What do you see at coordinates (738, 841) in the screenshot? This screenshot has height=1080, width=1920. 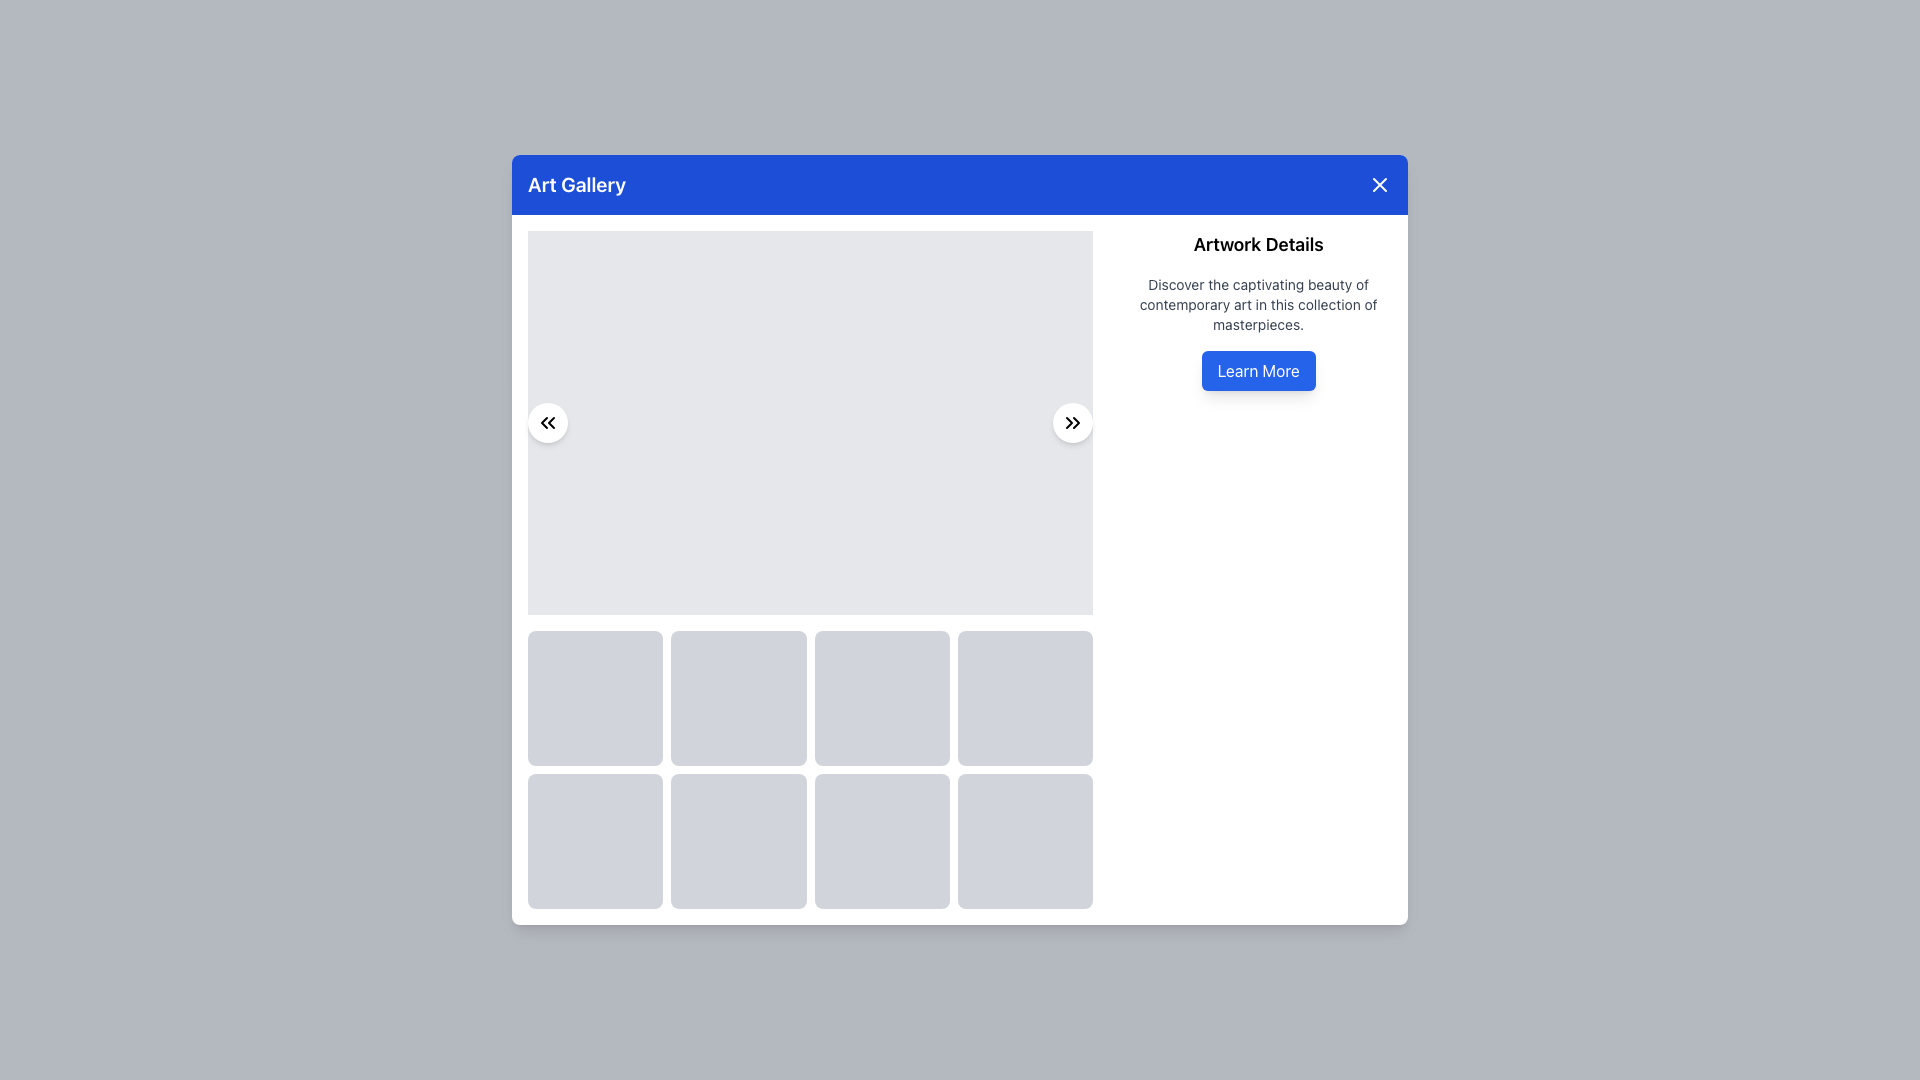 I see `the Placeholder tile which is a square-shaped tile with a light gray background and rounded corners, located in the second row and second column of a 4x2 grid` at bounding box center [738, 841].